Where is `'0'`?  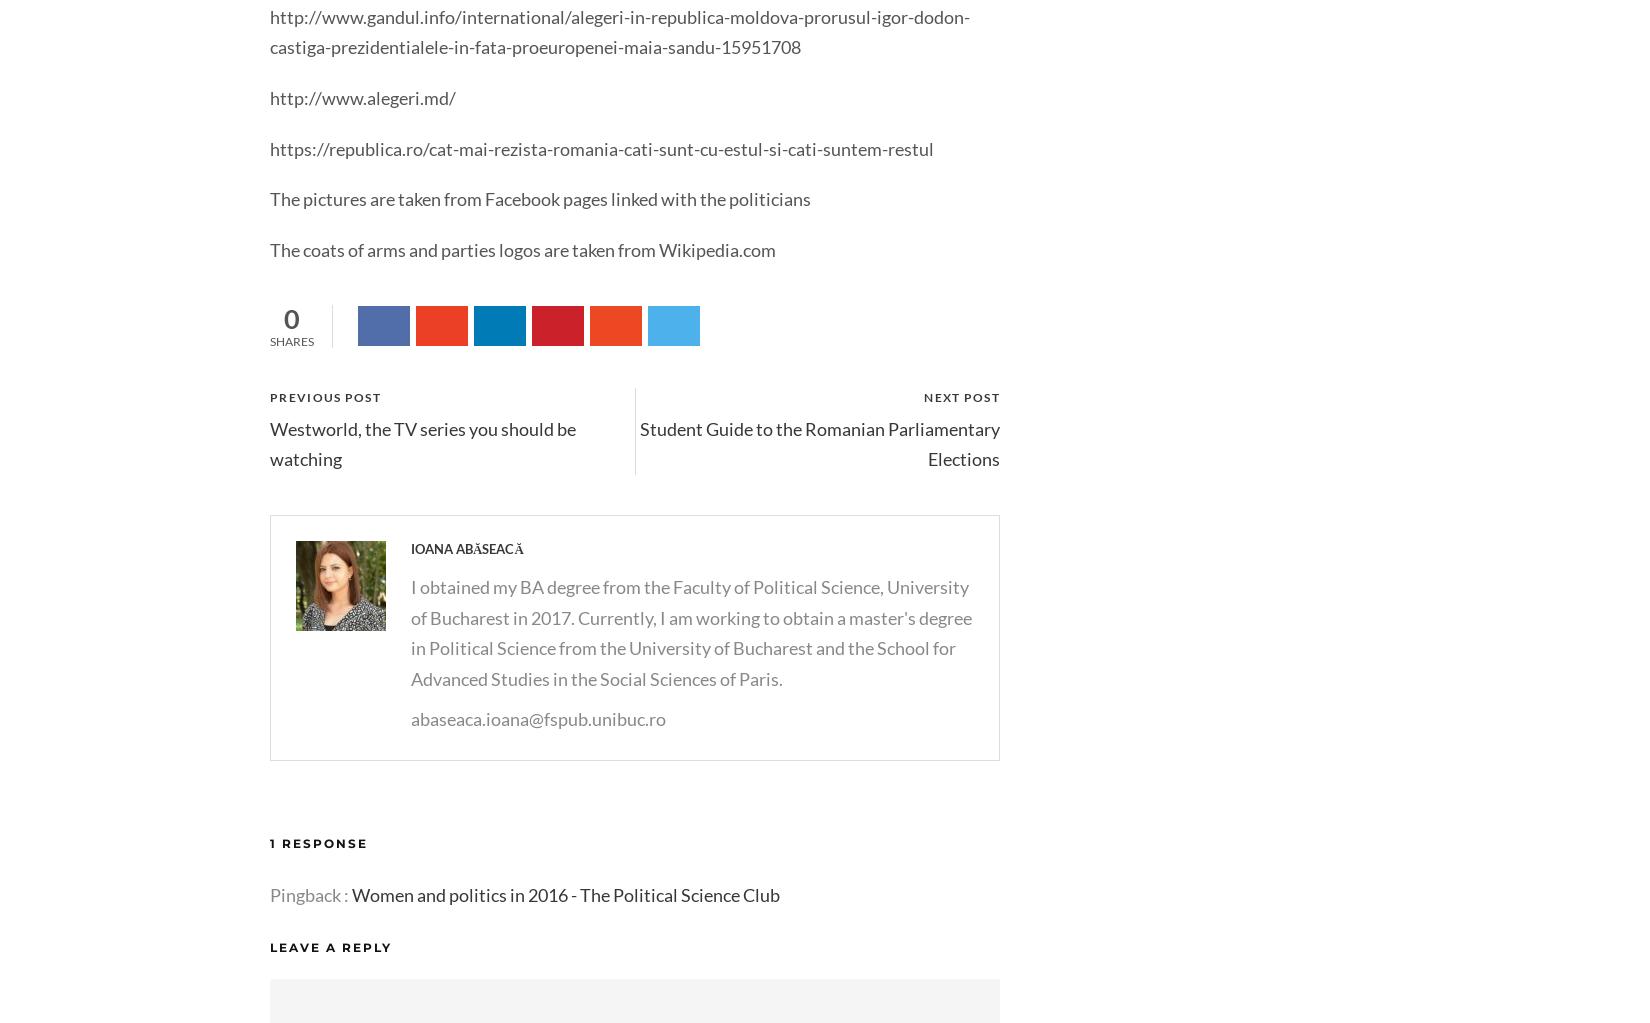
'0' is located at coordinates (283, 318).